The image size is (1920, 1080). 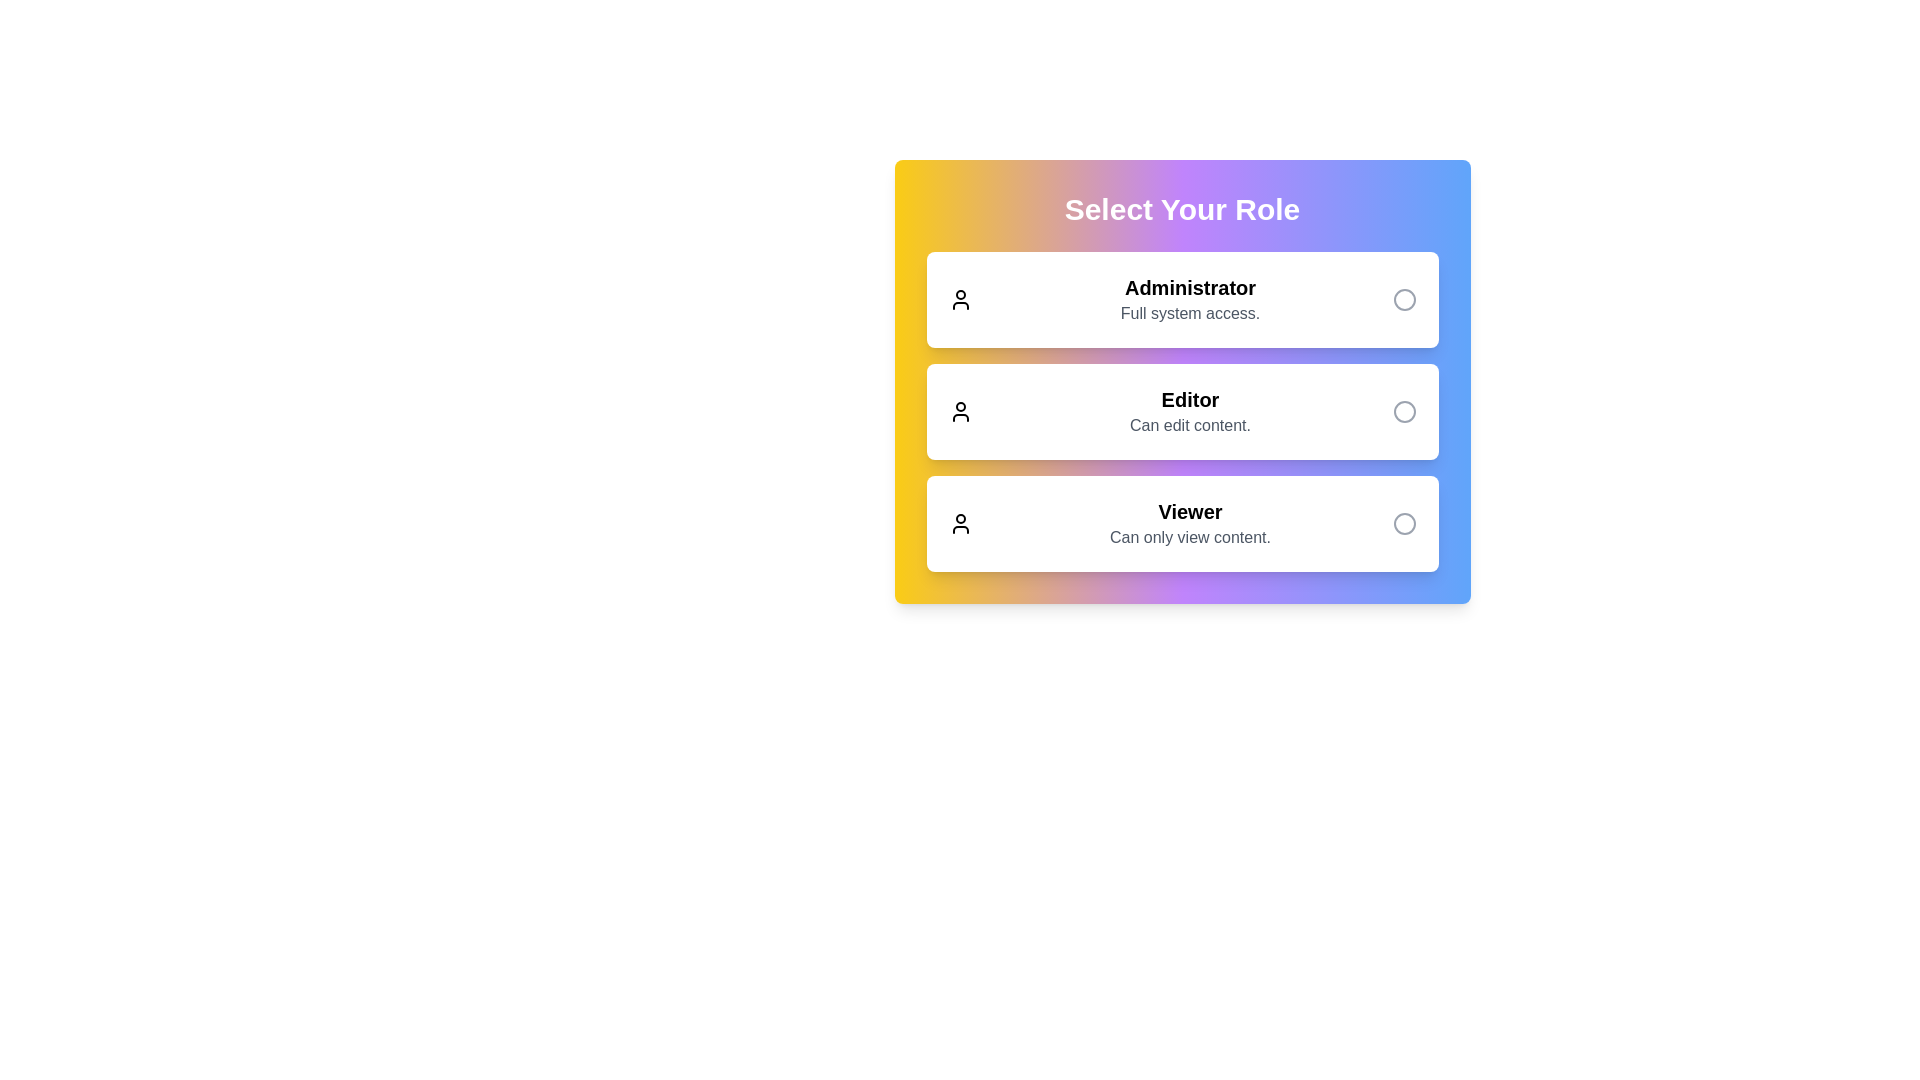 What do you see at coordinates (1403, 523) in the screenshot?
I see `the circular radio button for the Viewer role option, which is located on the far right side of the role selection interface` at bounding box center [1403, 523].